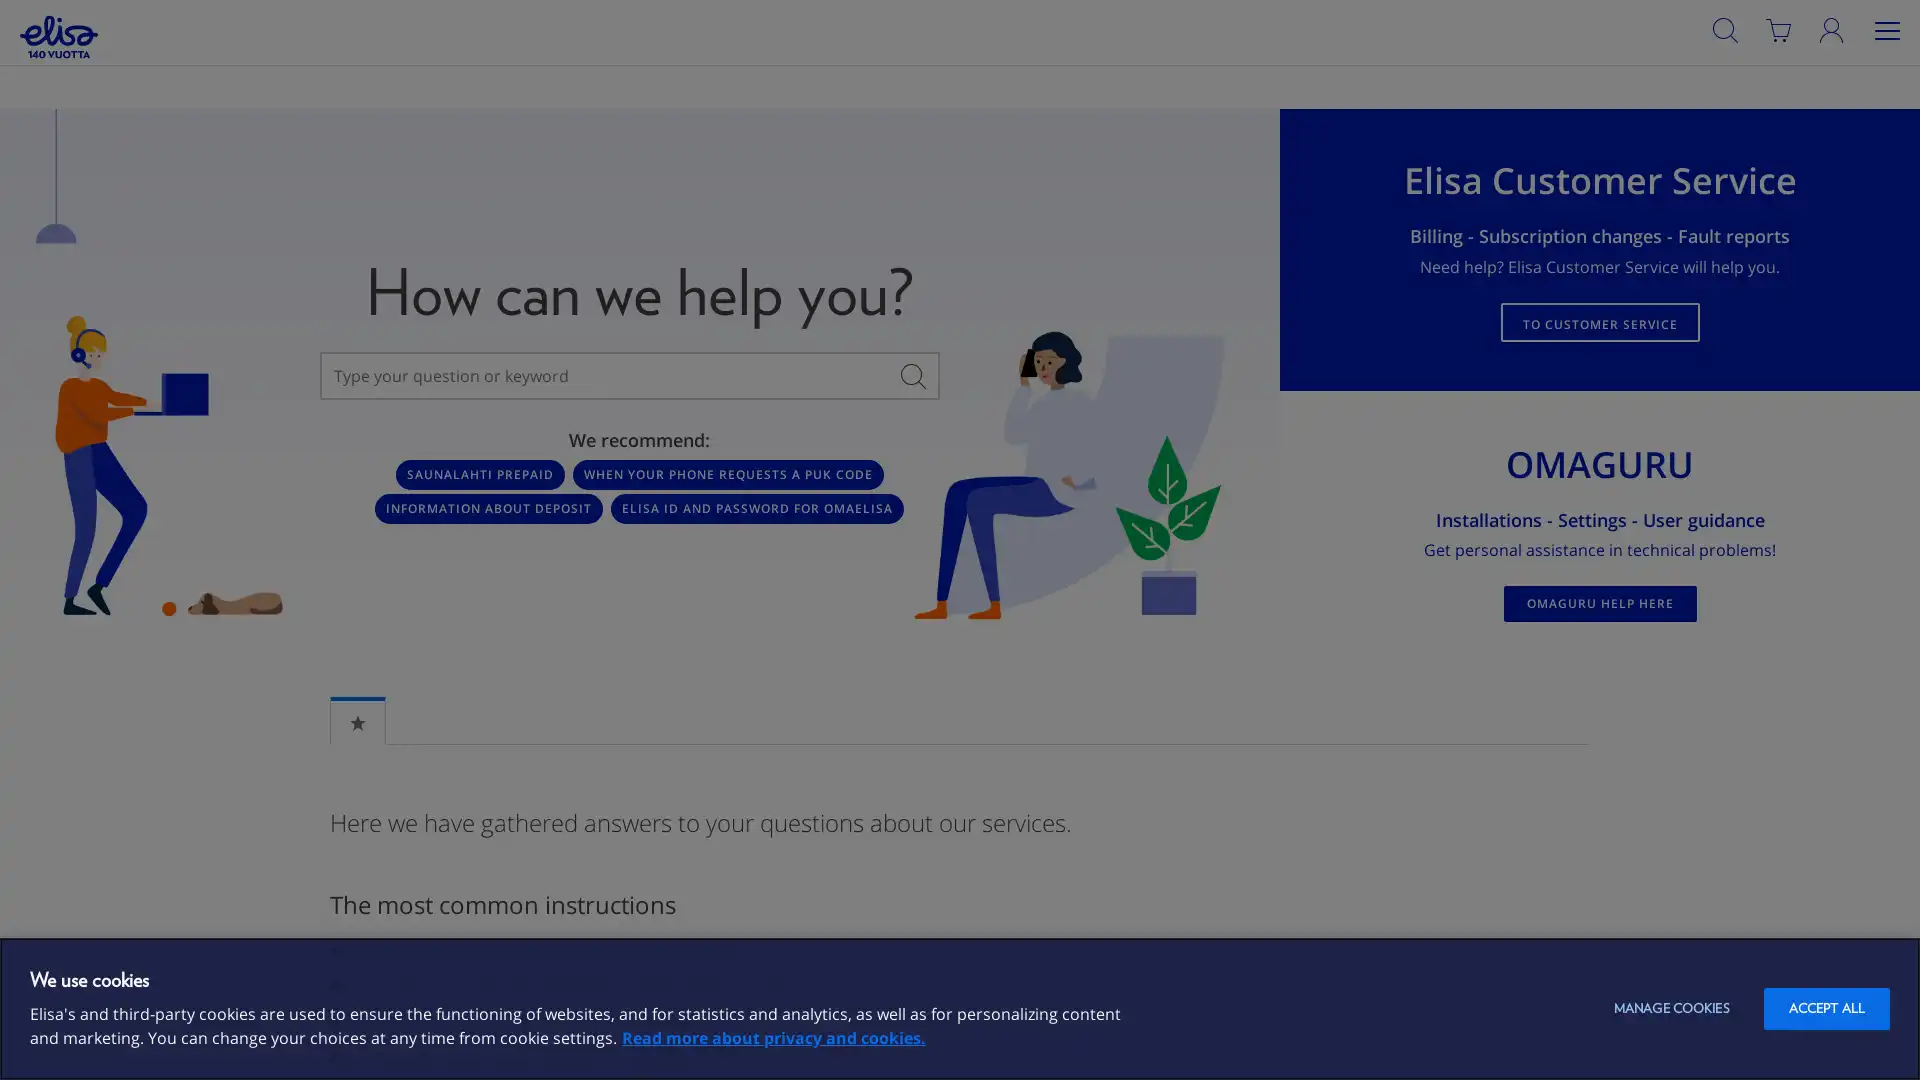 Image resolution: width=1920 pixels, height=1080 pixels. I want to click on Log in, so click(1861, 71).